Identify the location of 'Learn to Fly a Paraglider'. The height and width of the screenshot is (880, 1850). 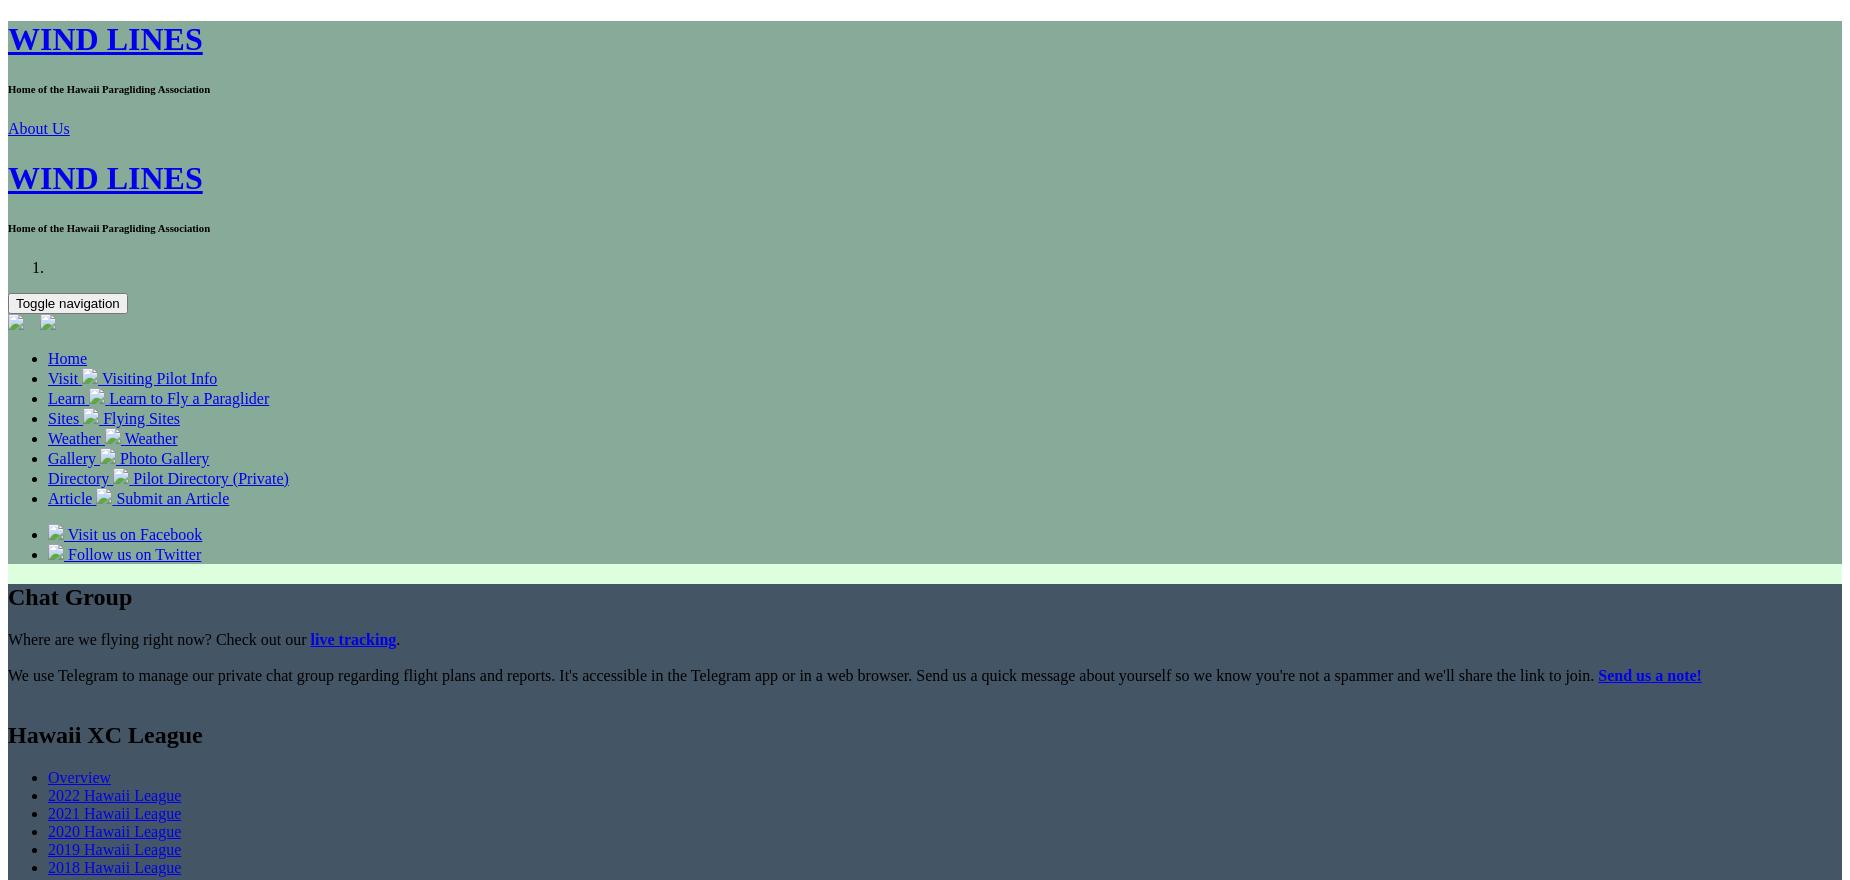
(188, 396).